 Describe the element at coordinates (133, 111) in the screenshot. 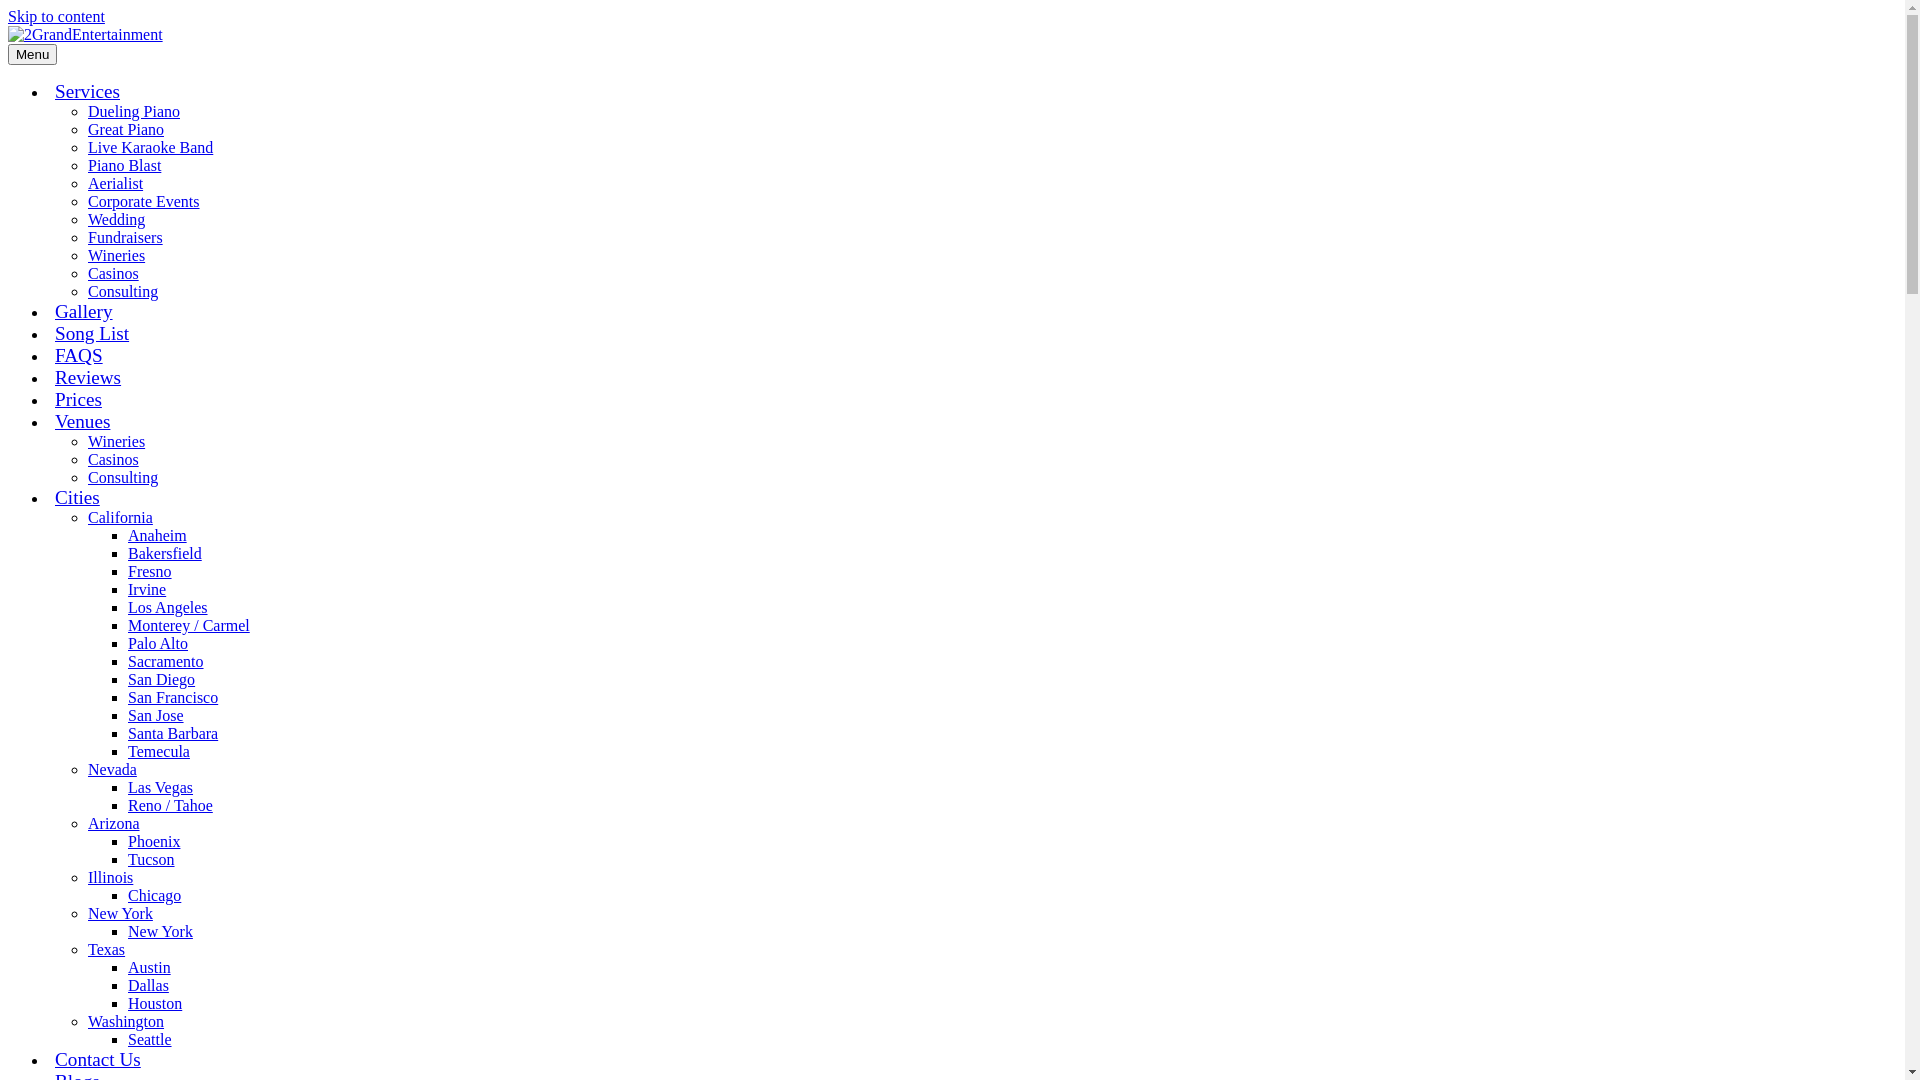

I see `'Dueling Piano'` at that location.